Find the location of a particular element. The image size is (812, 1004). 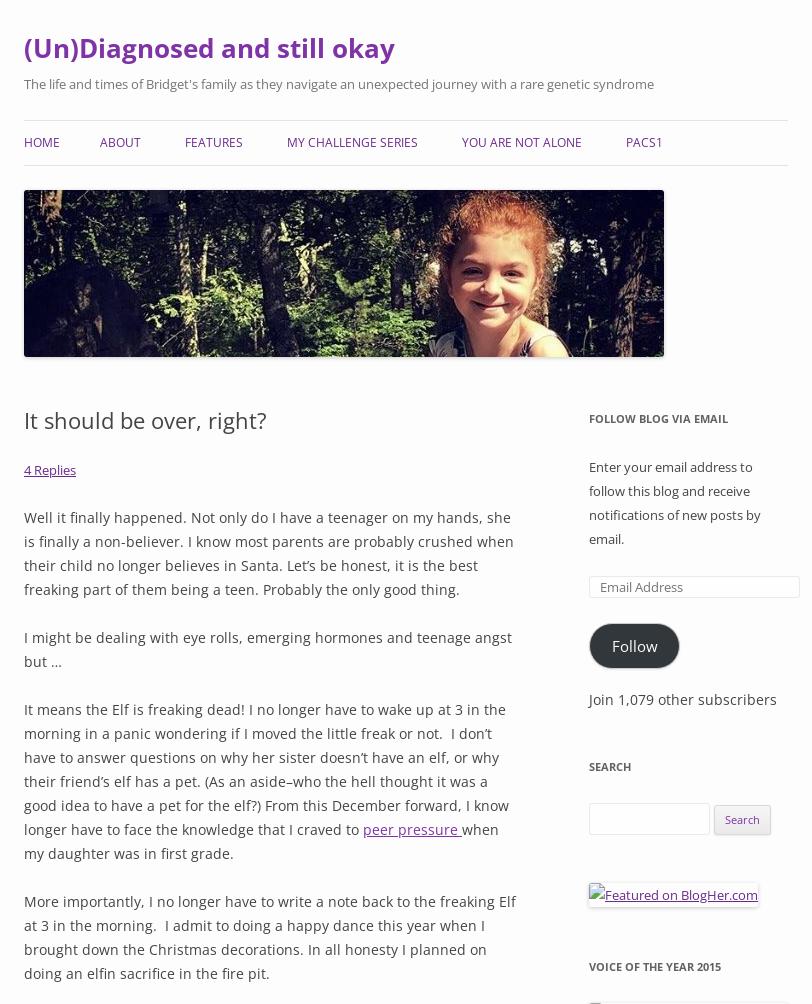

'You are not alone' is located at coordinates (522, 141).